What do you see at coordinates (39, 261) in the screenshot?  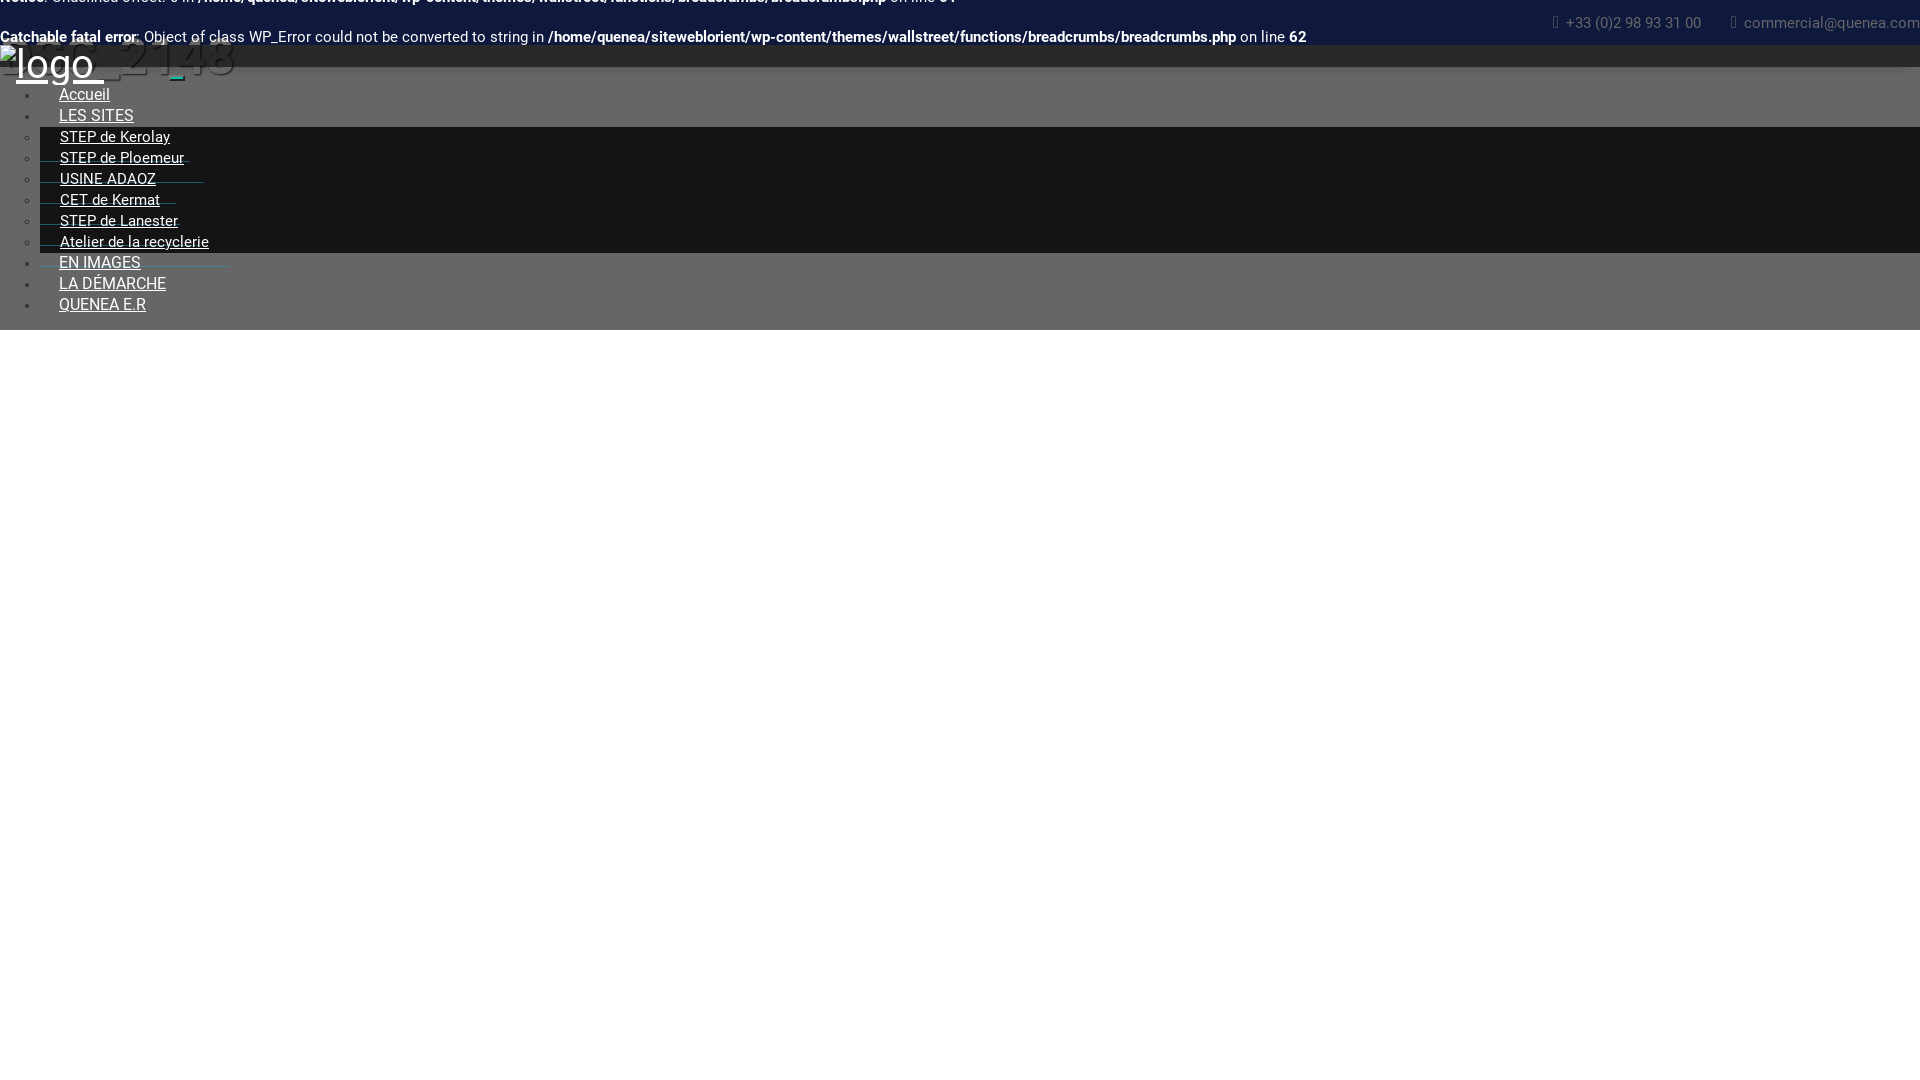 I see `'EN IMAGES'` at bounding box center [39, 261].